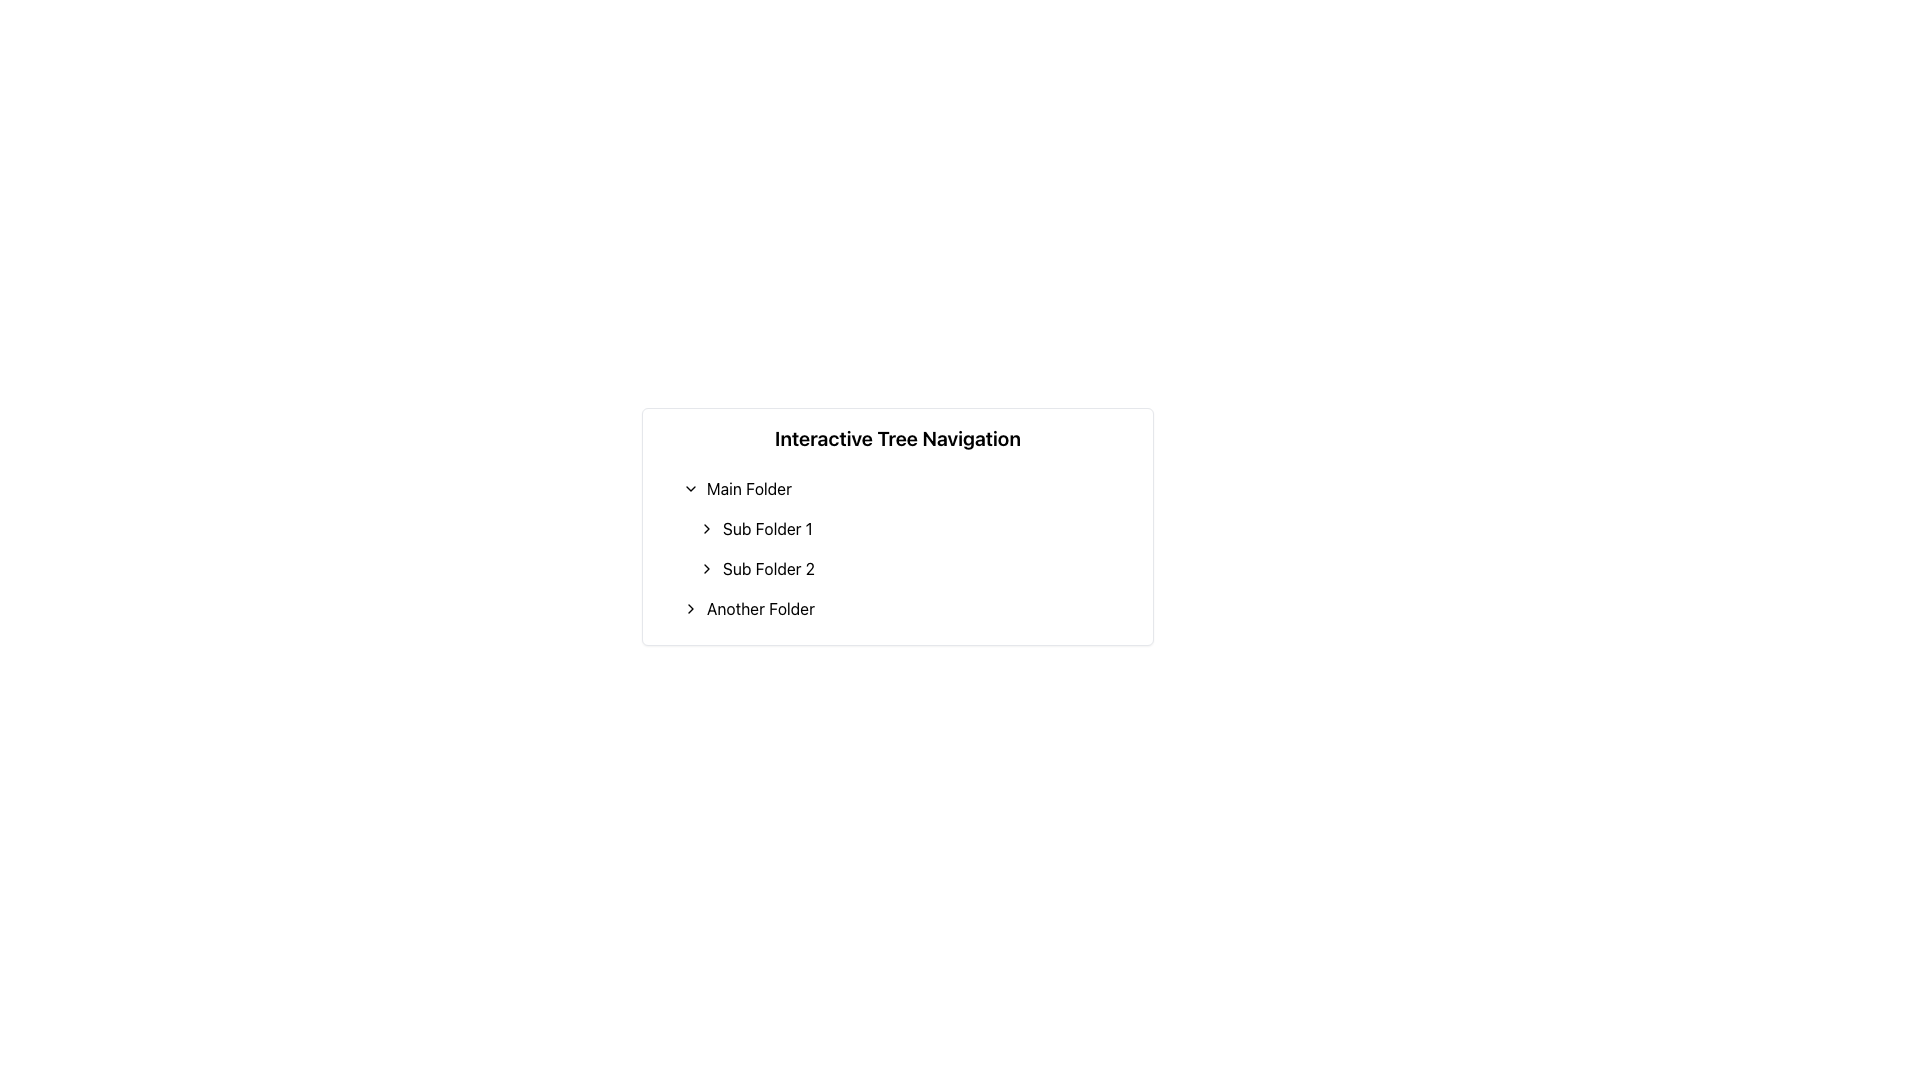 This screenshot has height=1080, width=1920. I want to click on the right-facing chevron icon that indicates the expandable option for 'Sub Folder 1', which is aligned horizontally with the text 'Sub Folder 1', so click(706, 527).